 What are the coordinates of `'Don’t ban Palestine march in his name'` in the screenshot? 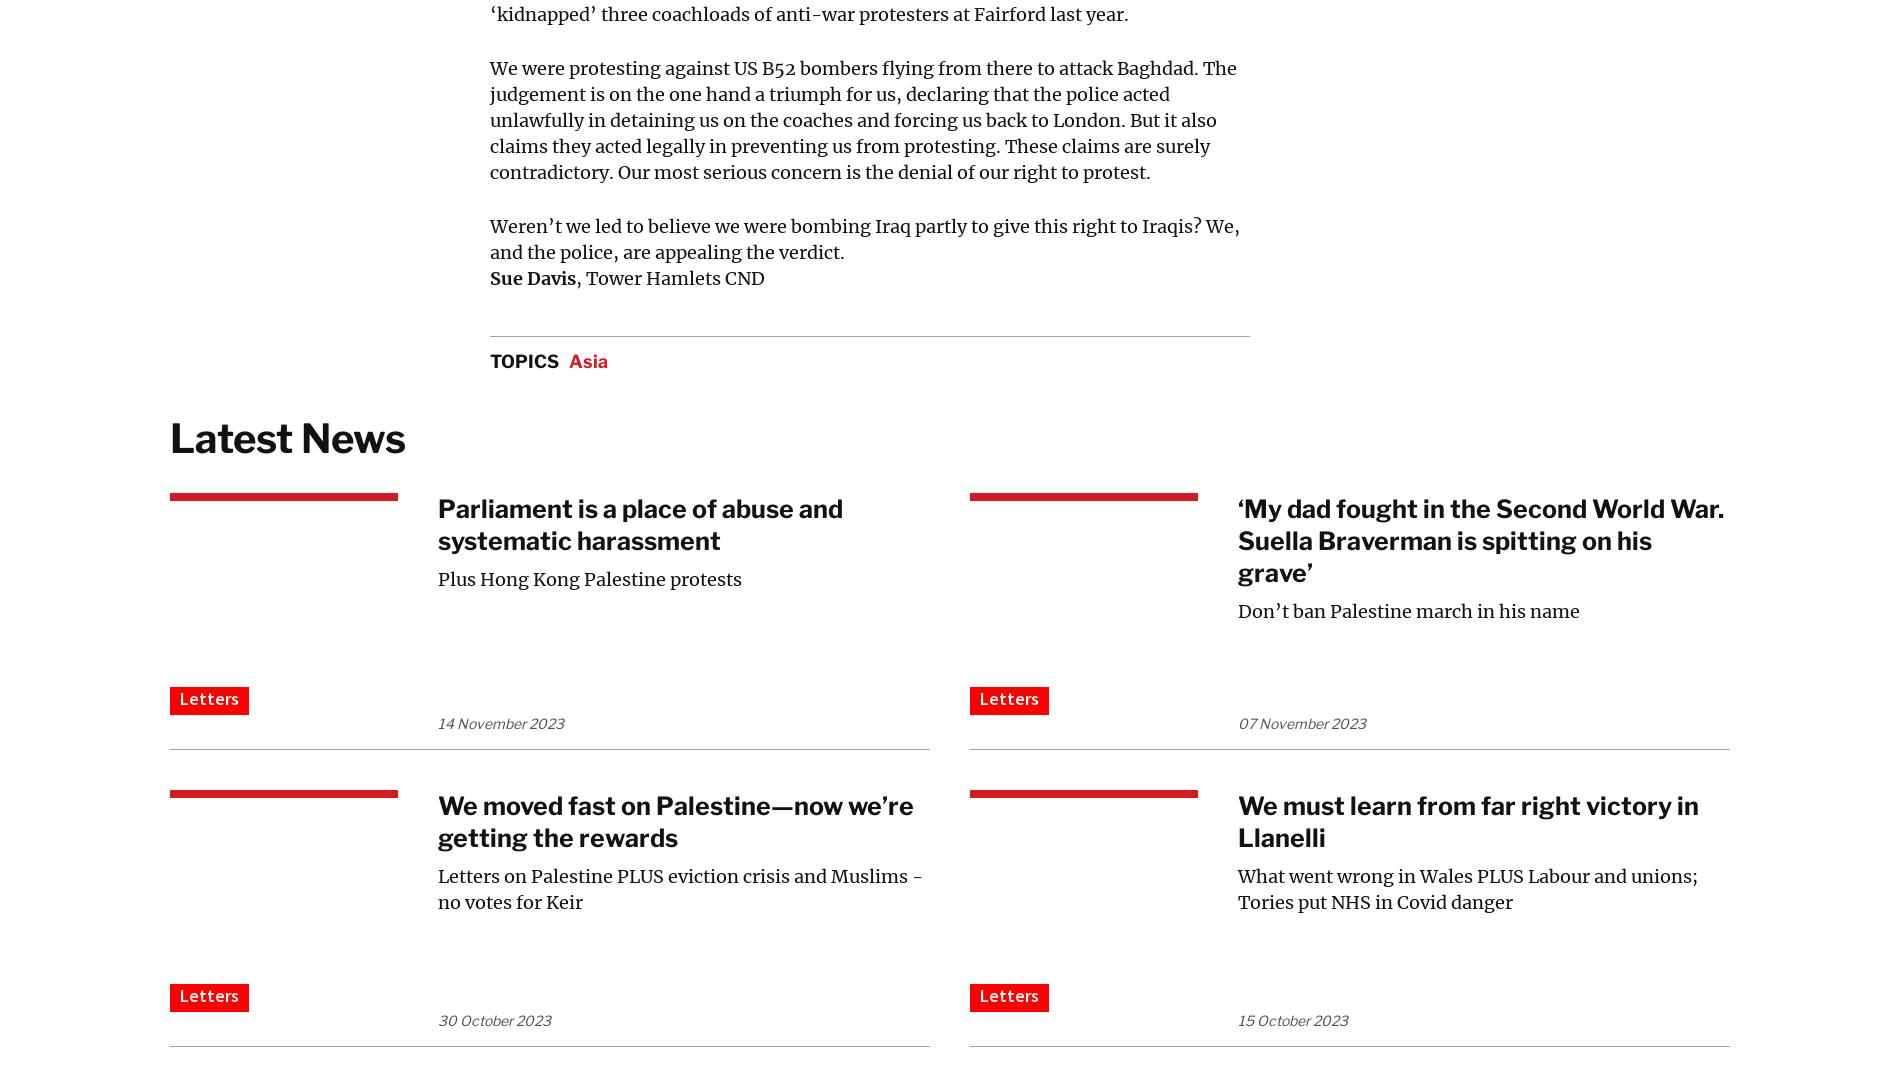 It's located at (1408, 611).